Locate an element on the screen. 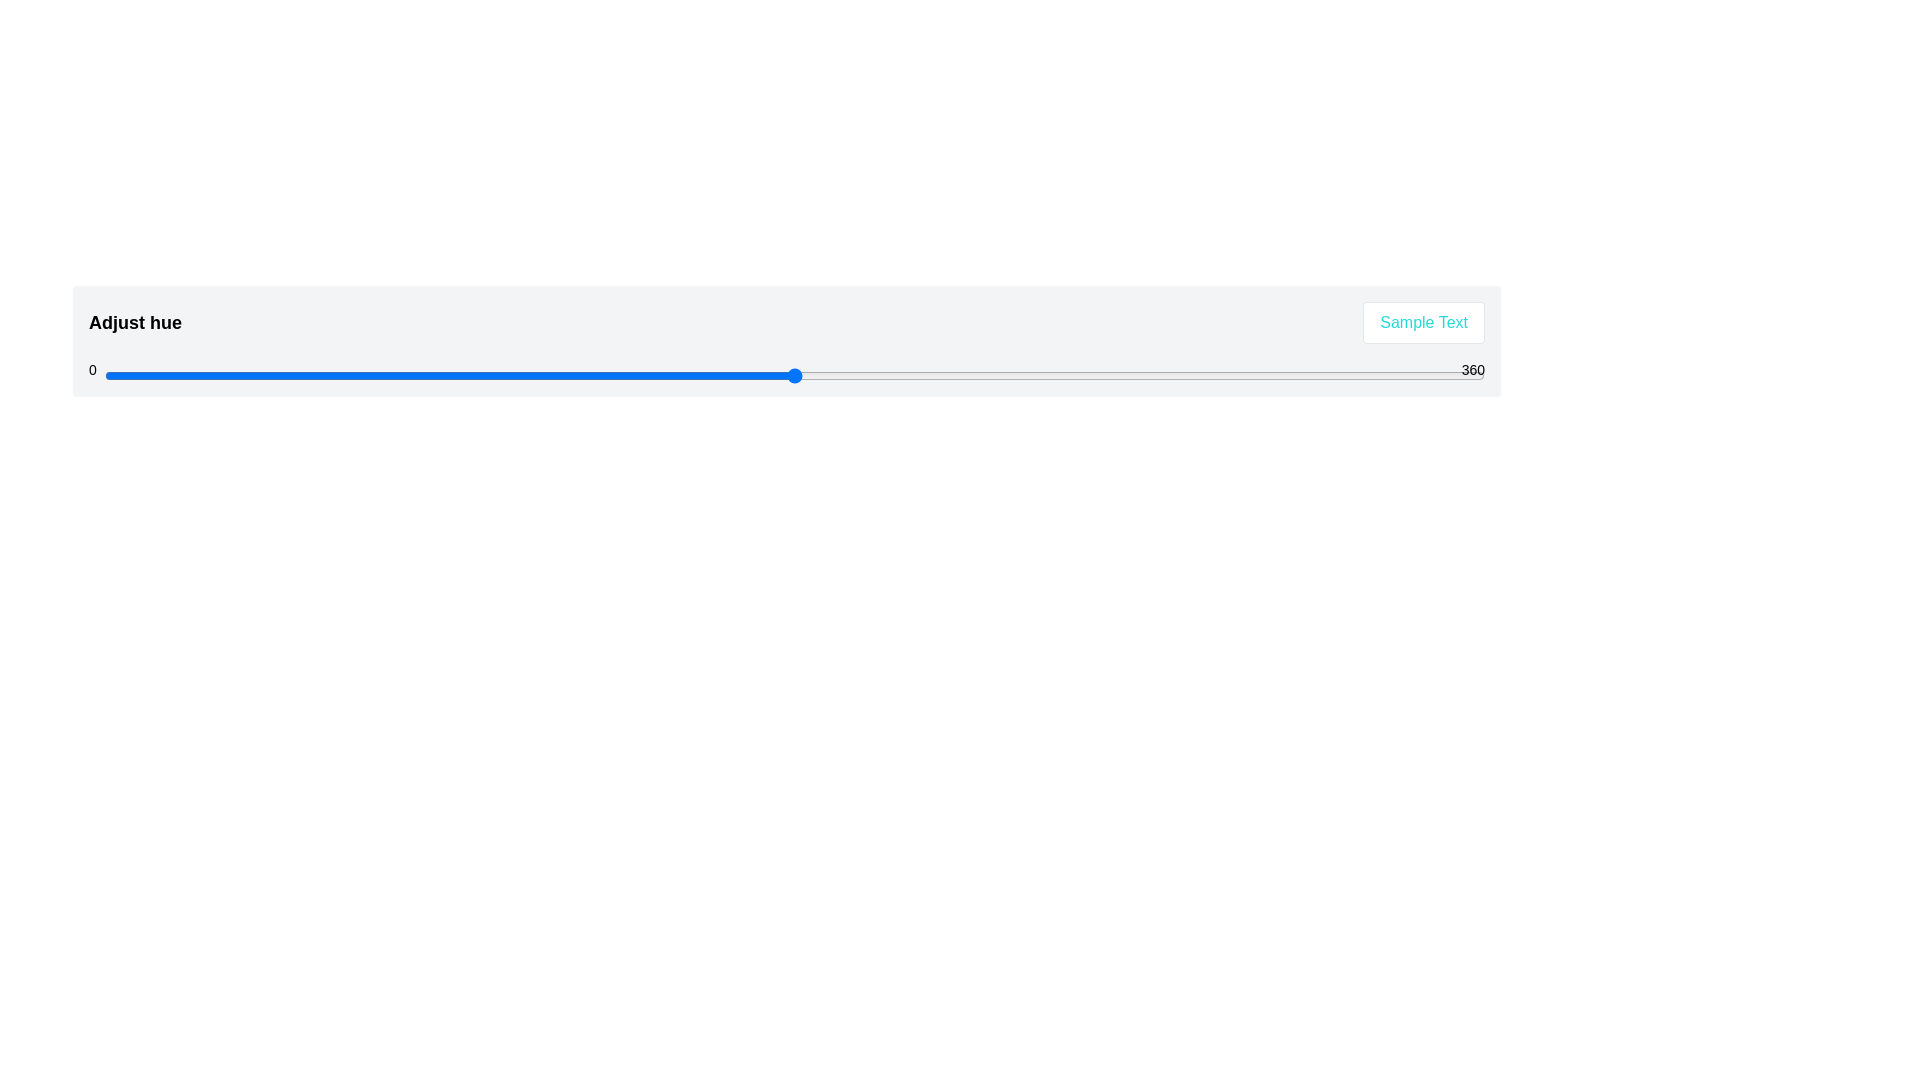  the hue slider to set the hue value to 329 is located at coordinates (1365, 375).